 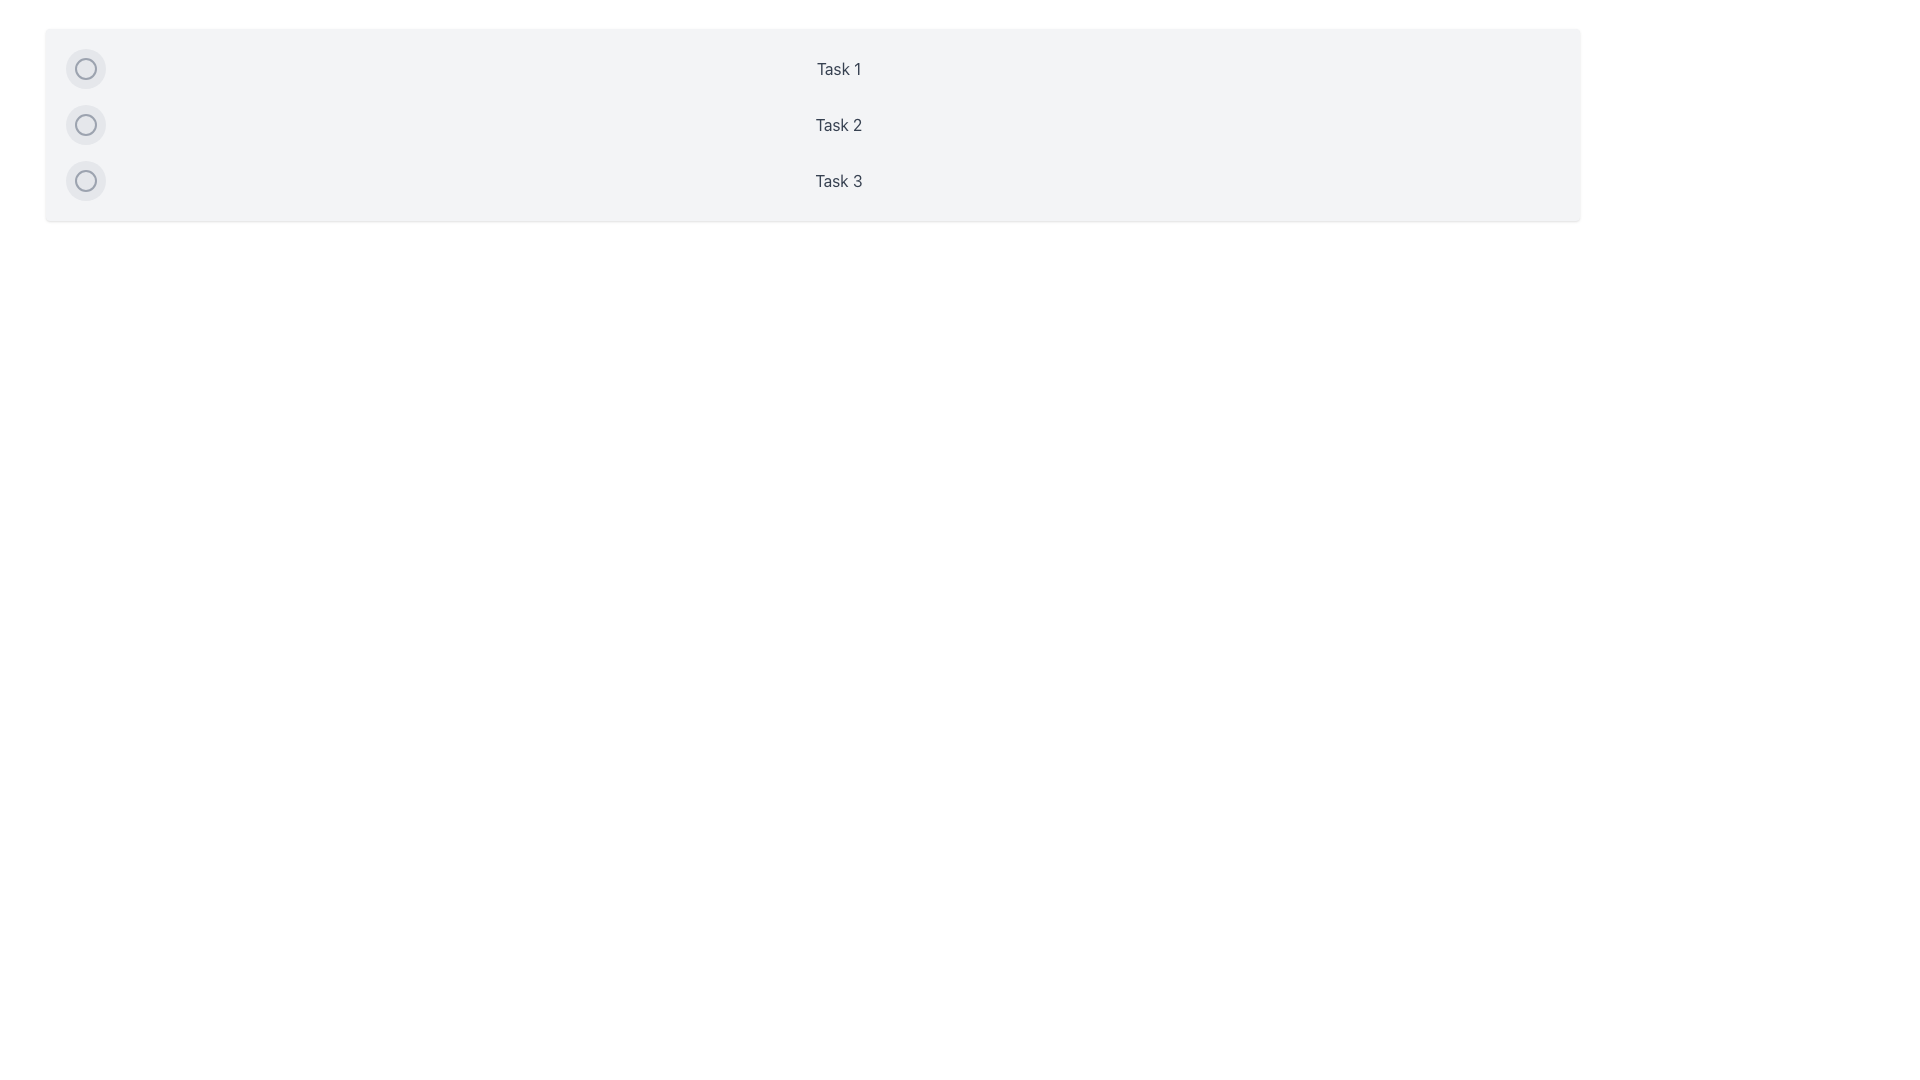 I want to click on text label 'Task 2' from the composite element that includes a circular button or icon, positioned below 'Task 1' and above 'Task 3', so click(x=812, y=124).